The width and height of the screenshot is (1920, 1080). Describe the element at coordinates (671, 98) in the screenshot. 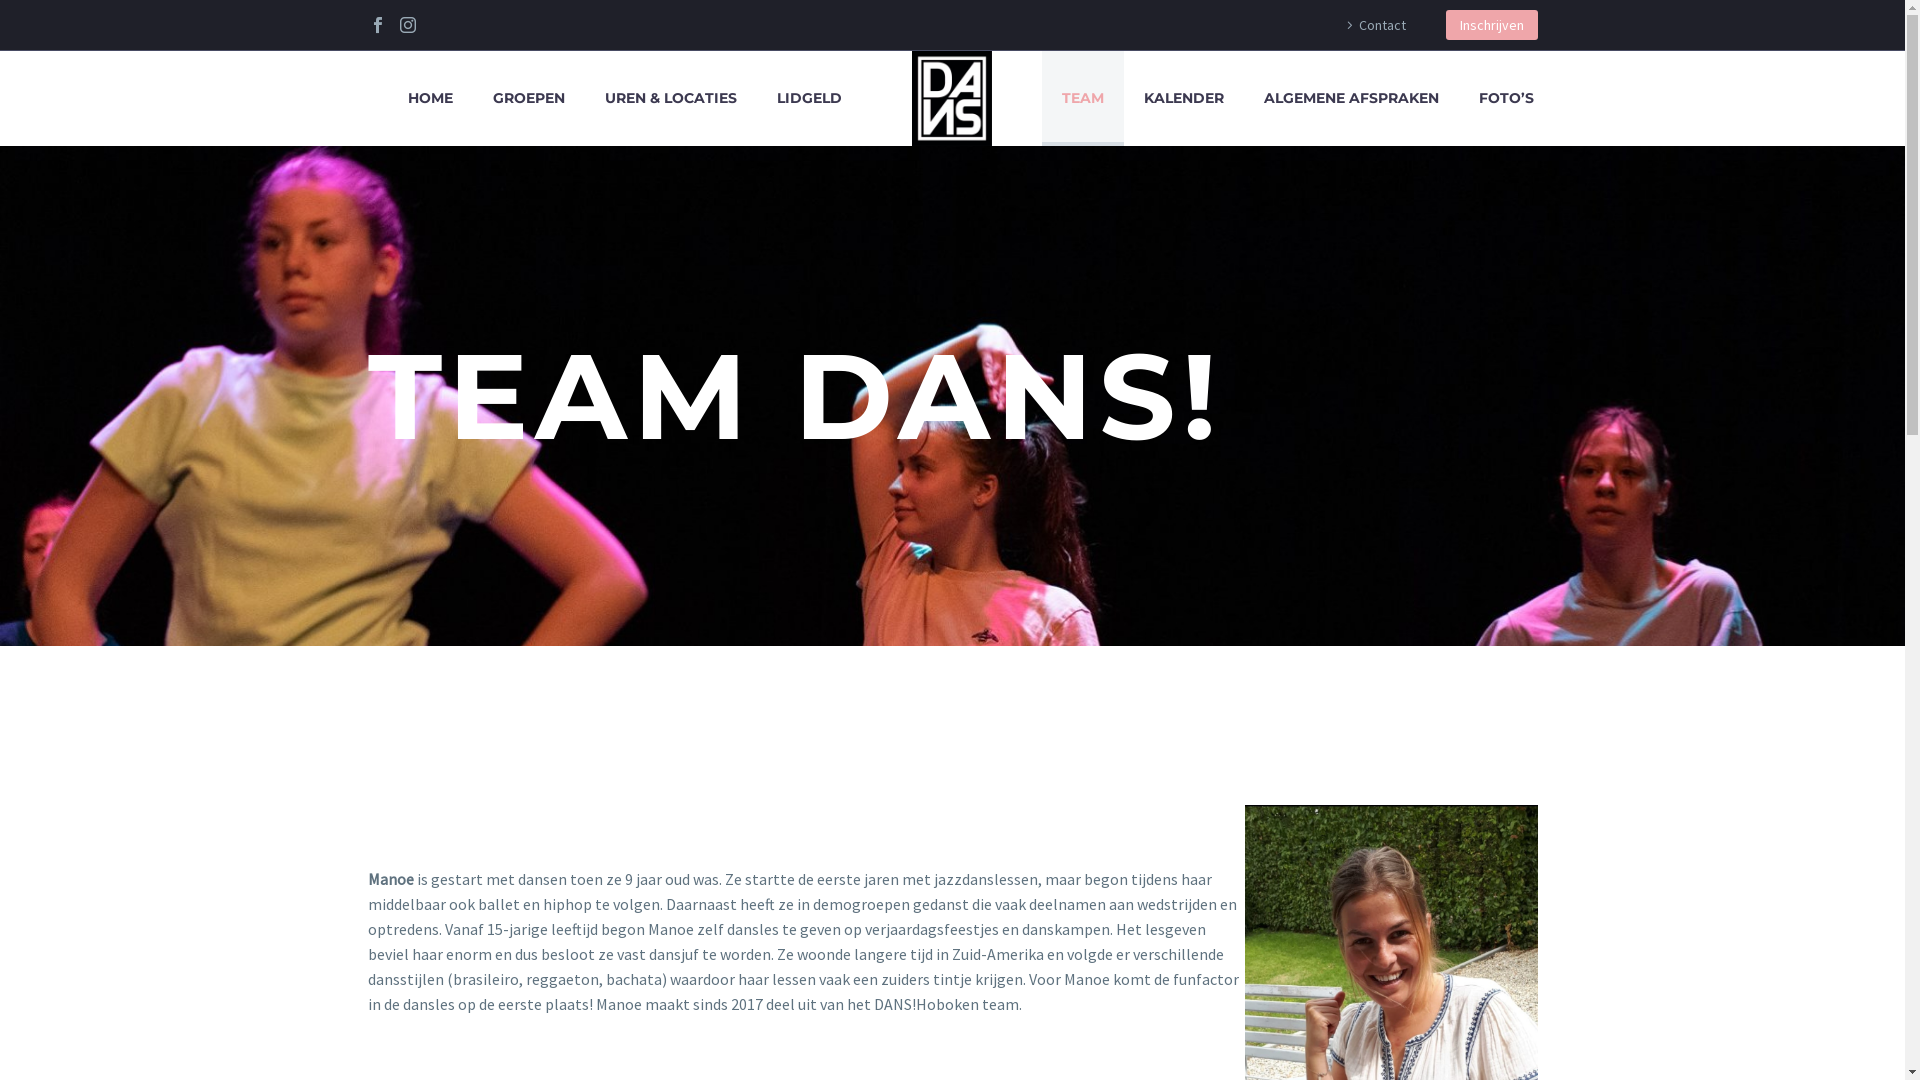

I see `'UREN & LOCATIES'` at that location.